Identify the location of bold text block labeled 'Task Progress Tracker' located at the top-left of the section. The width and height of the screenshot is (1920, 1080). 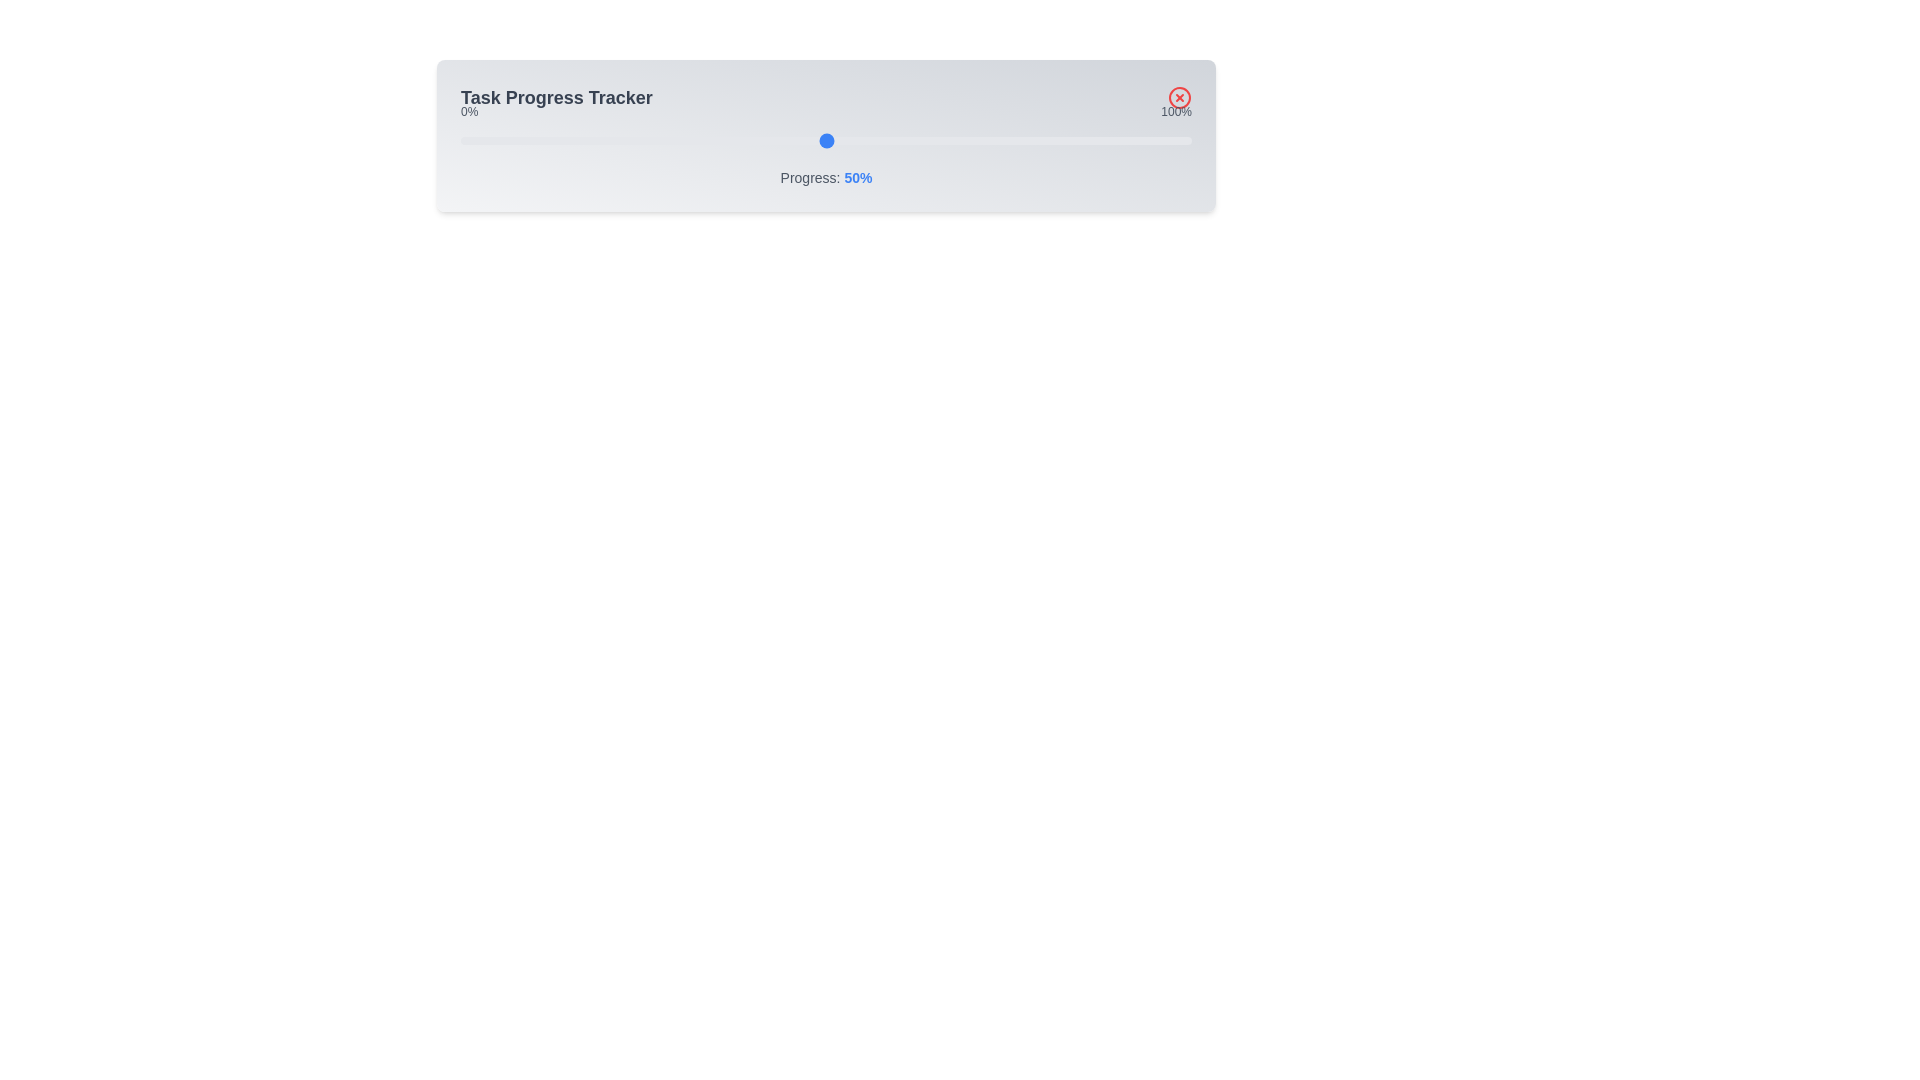
(556, 97).